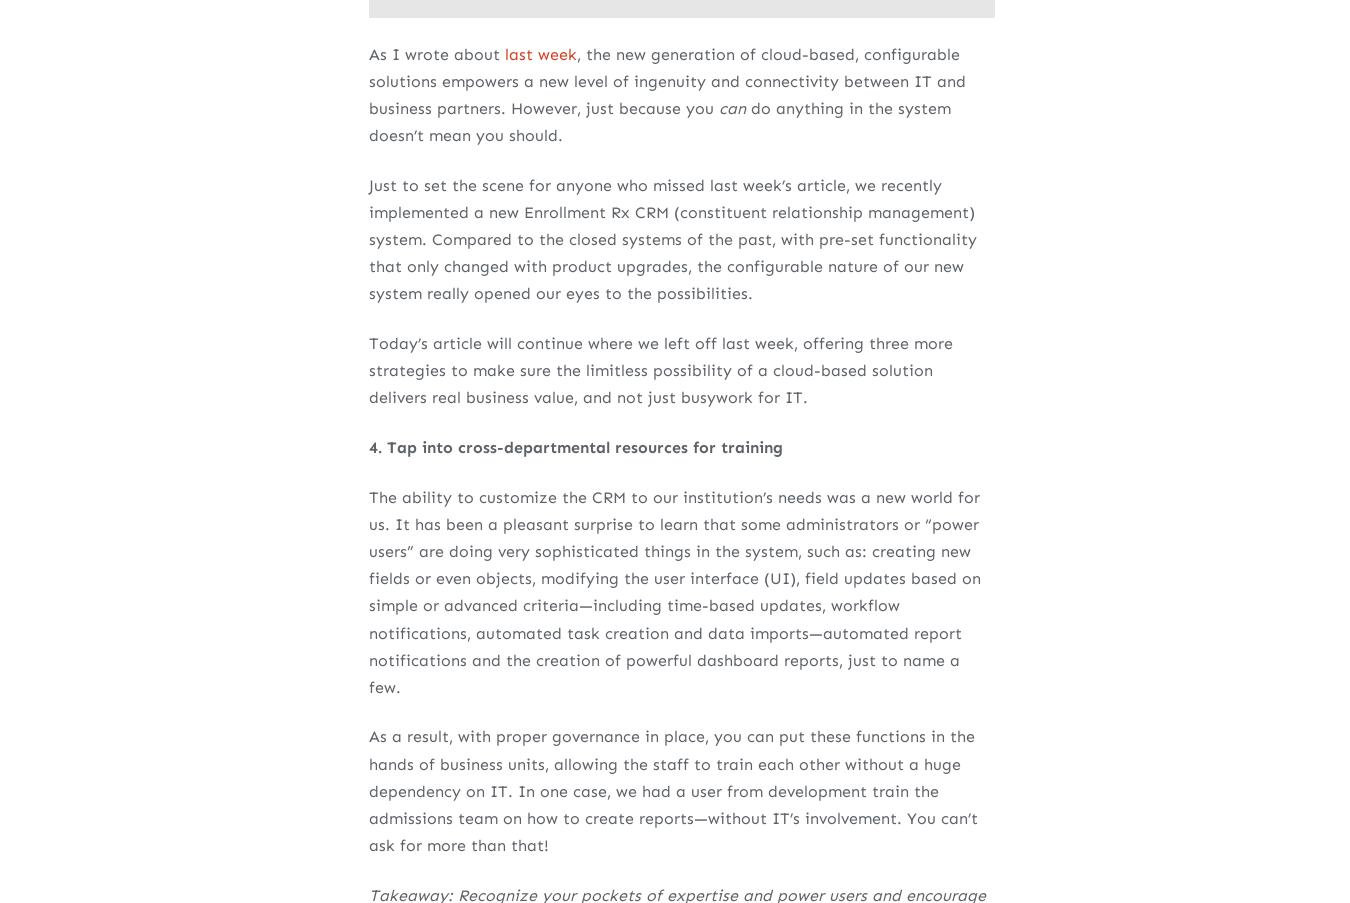  I want to click on ', the new generation of cloud-based, configurable solutions empowers a new level of ingenuity and connectivity between IT and business partners. However, just because you', so click(666, 80).